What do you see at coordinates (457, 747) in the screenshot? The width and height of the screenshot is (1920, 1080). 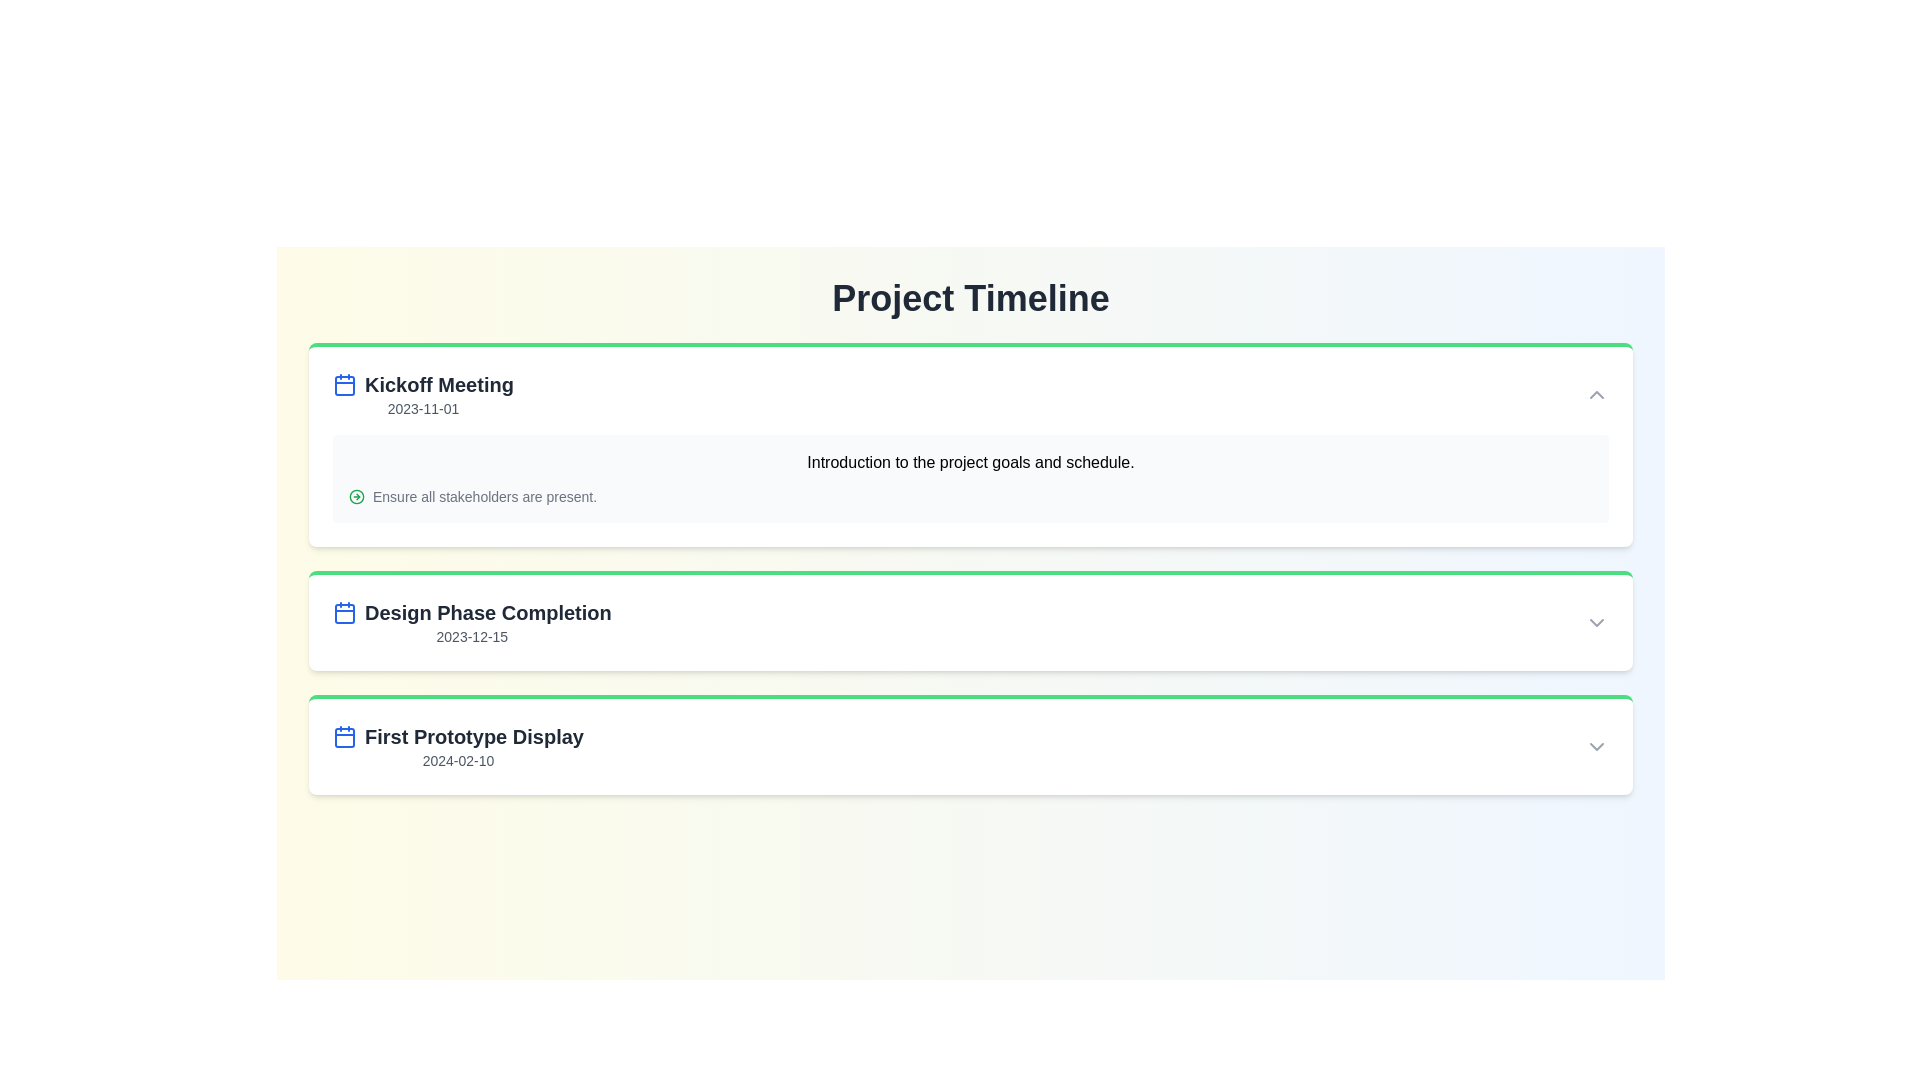 I see `on the 'First Prototype Display' element, which features a bold heading and a grey date below it` at bounding box center [457, 747].